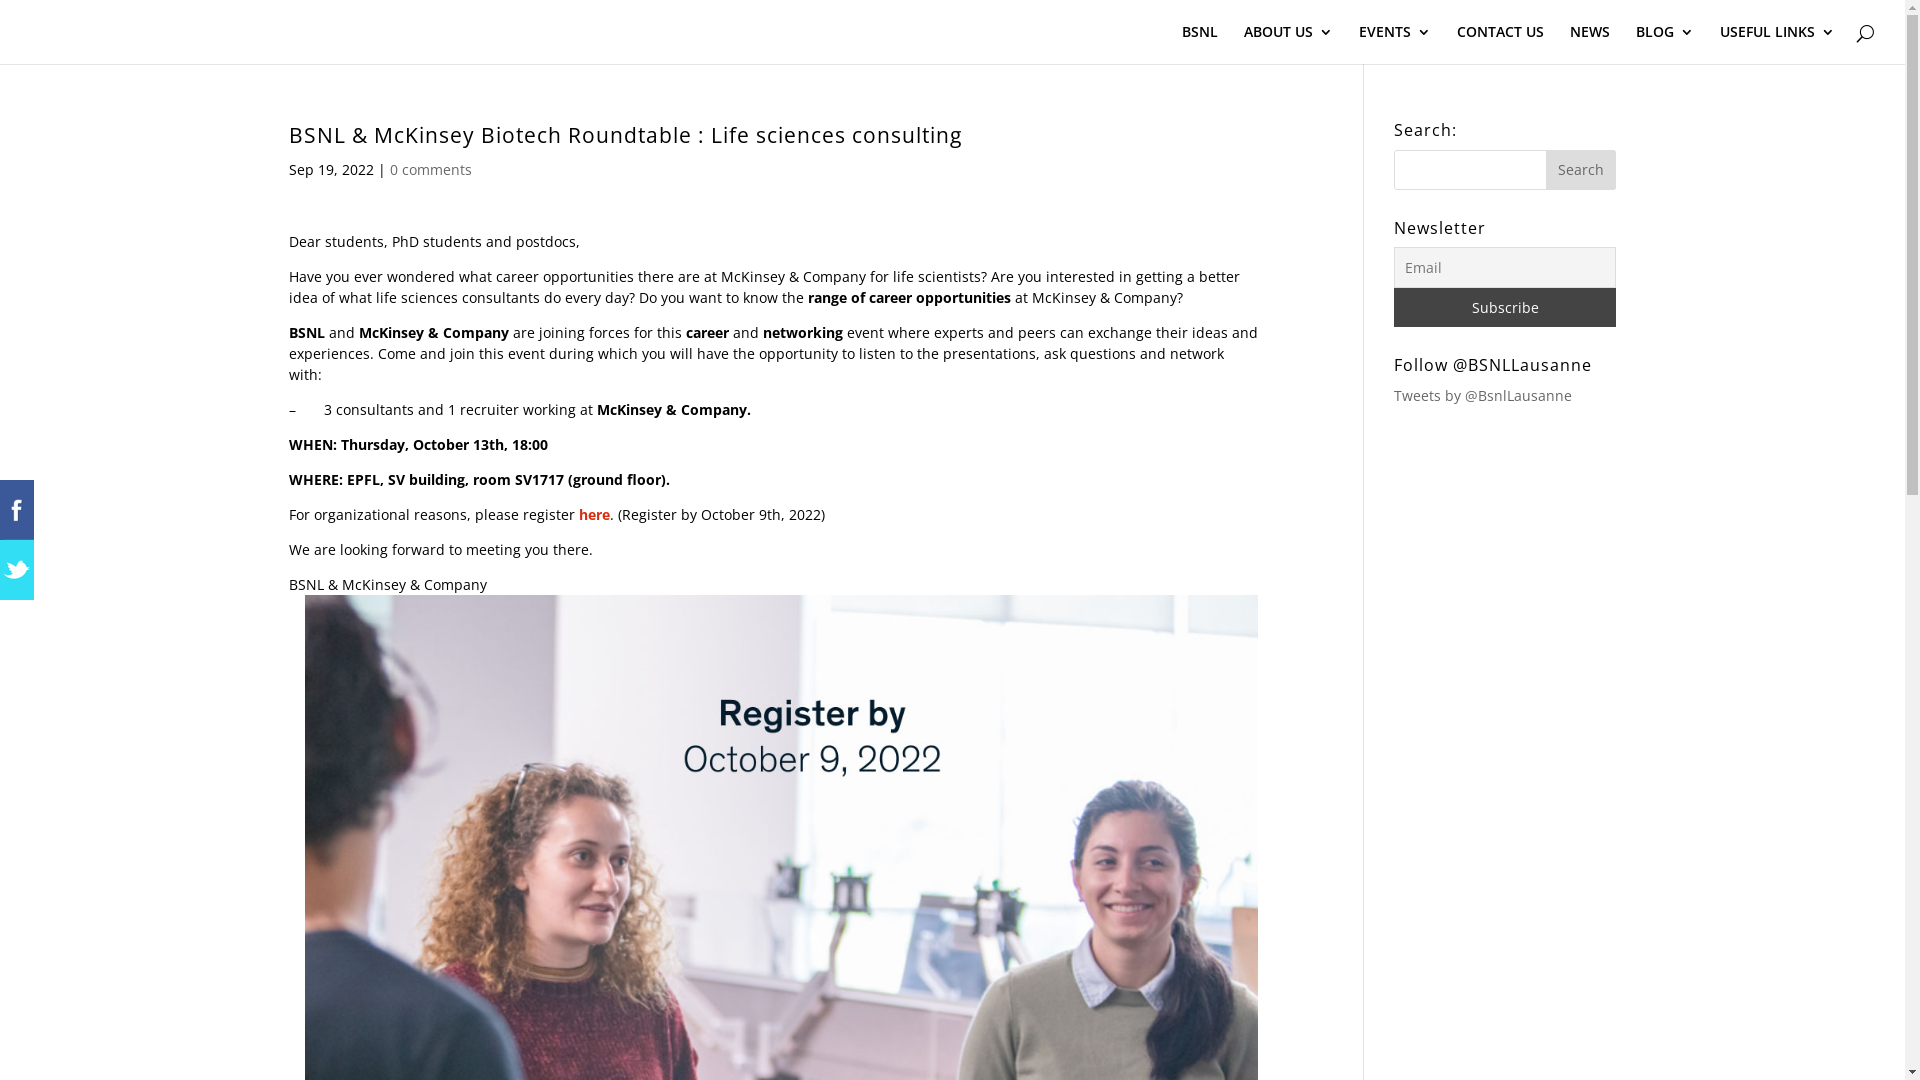  I want to click on 'CONTACT US', so click(1500, 44).